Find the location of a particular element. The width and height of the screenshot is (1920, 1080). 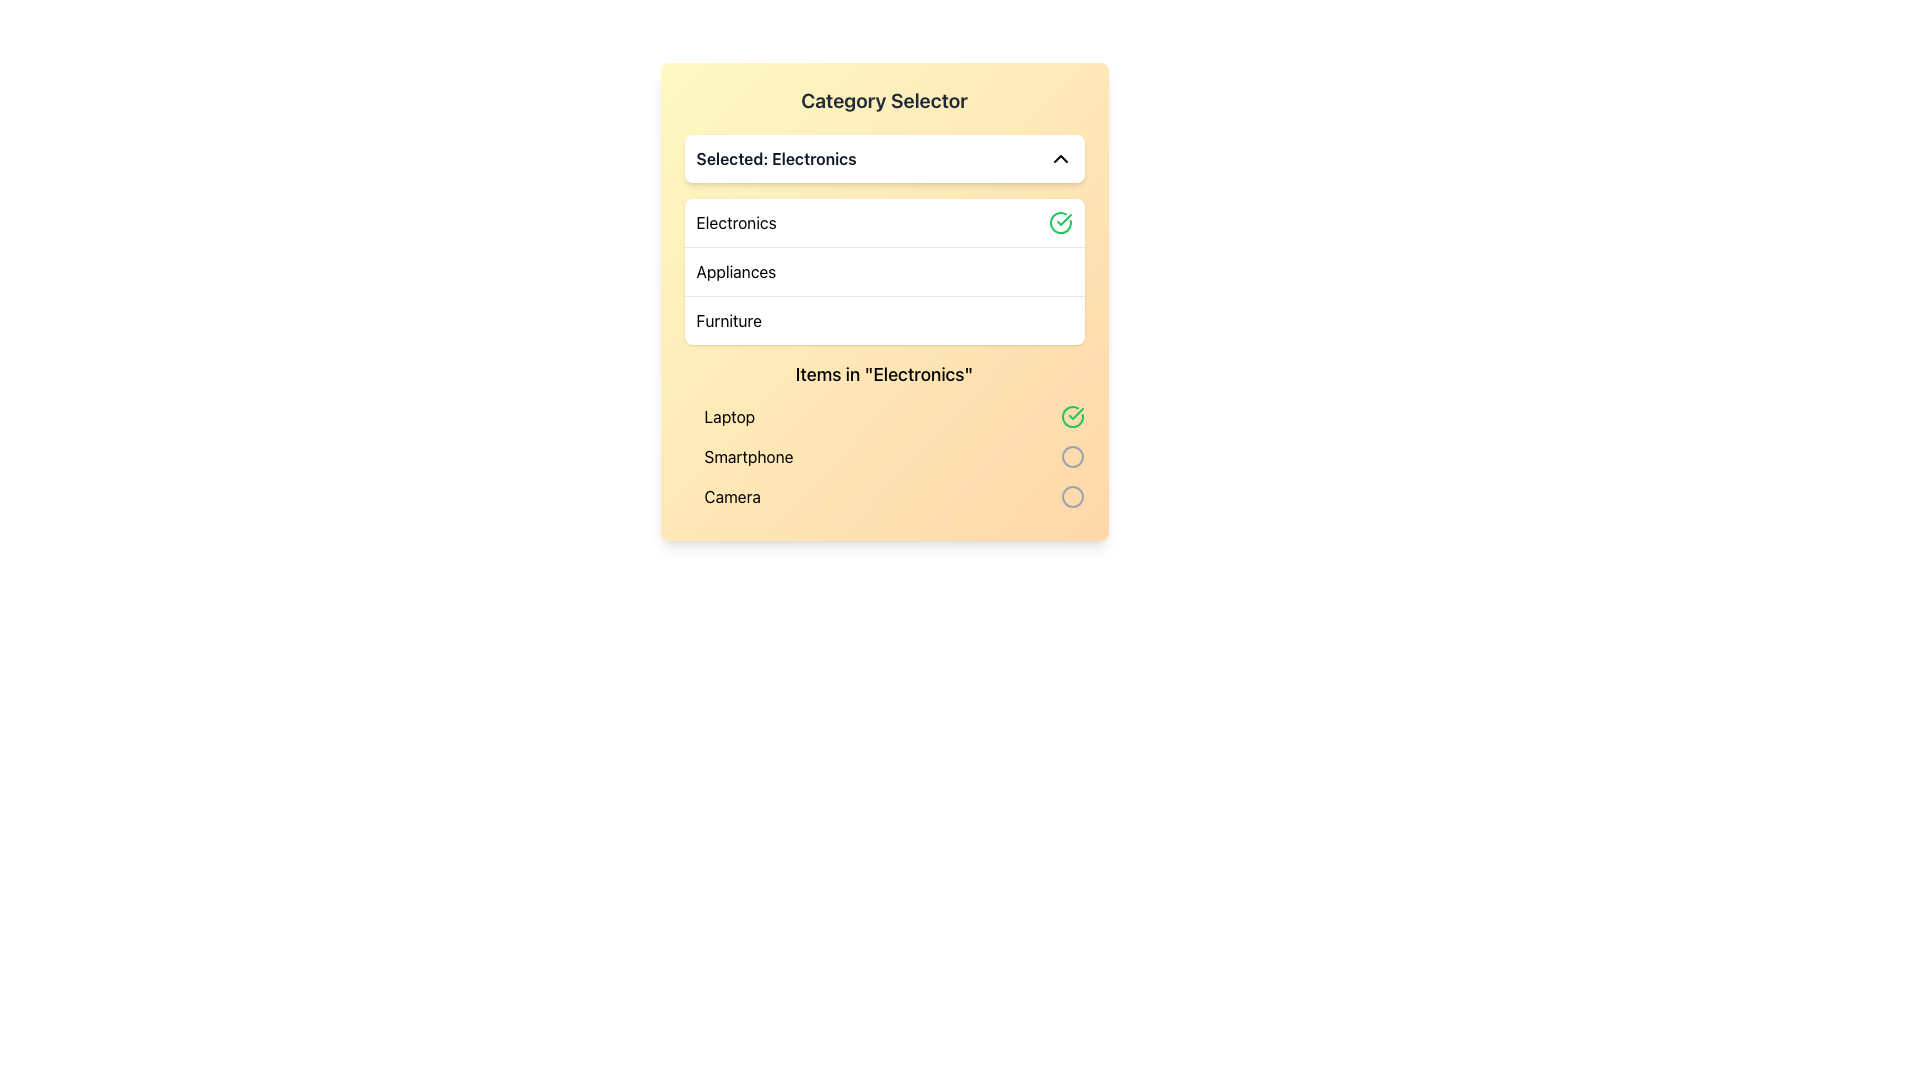

the 'Appliances' text label is located at coordinates (735, 272).